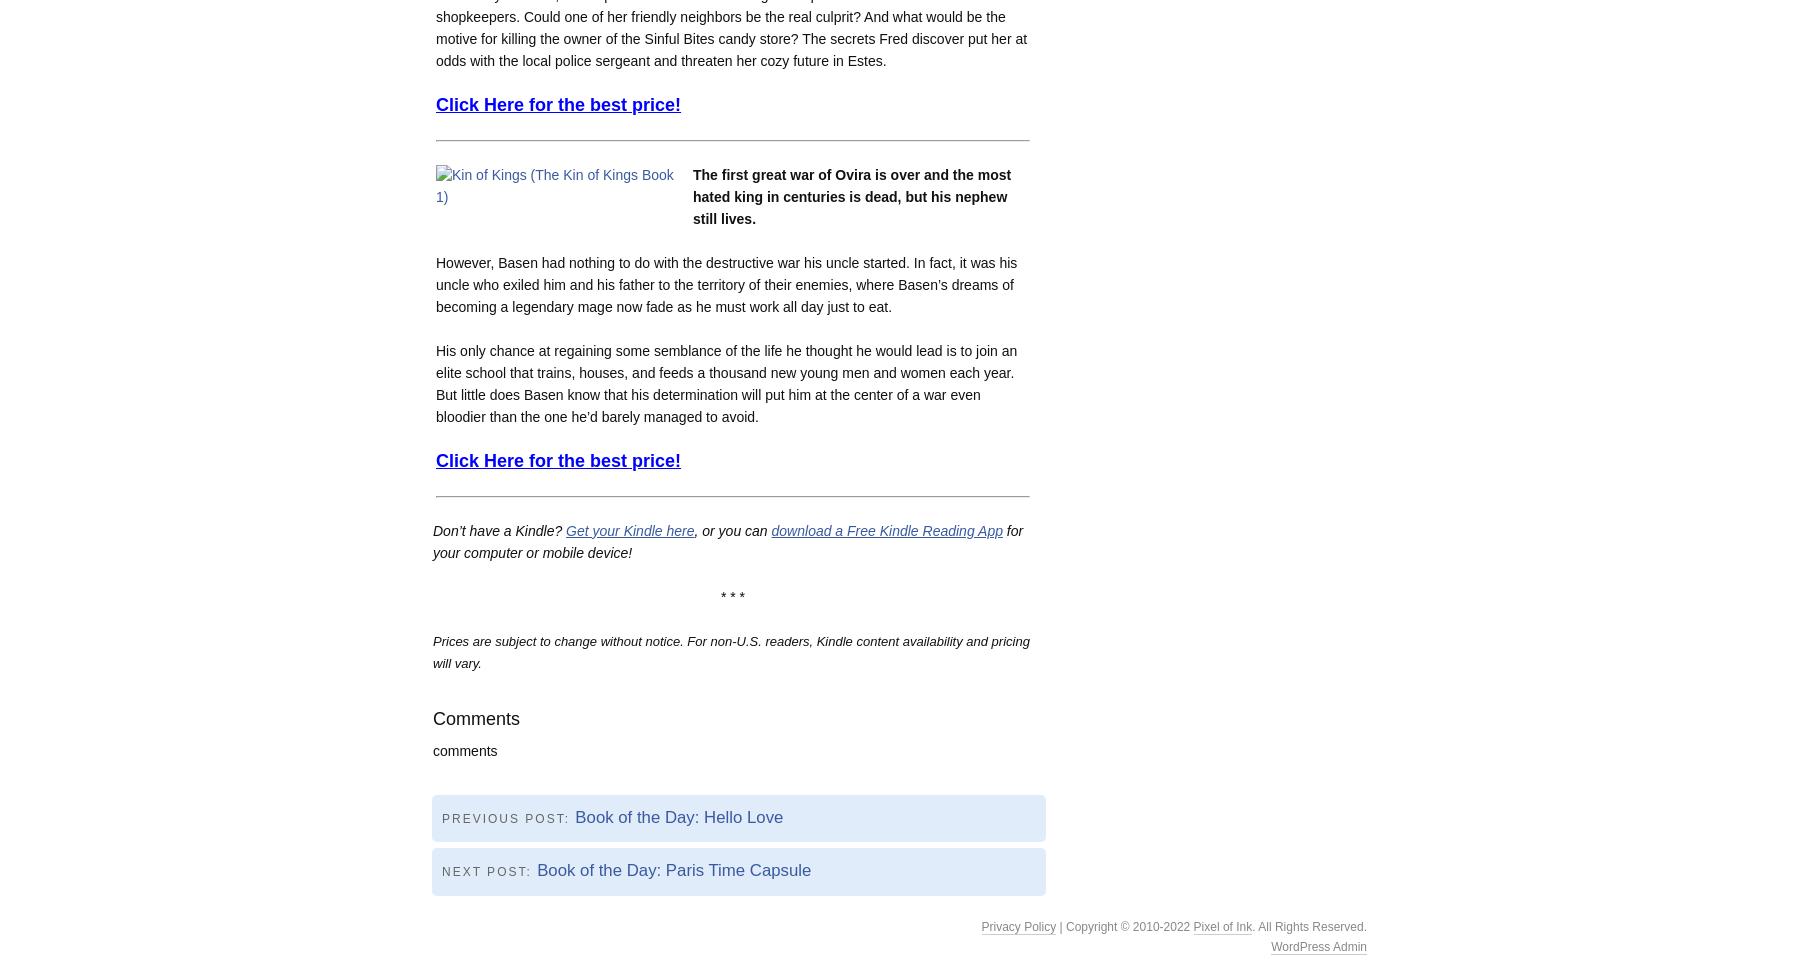 Image resolution: width=1800 pixels, height=967 pixels. What do you see at coordinates (442, 871) in the screenshot?
I see `'Next post:'` at bounding box center [442, 871].